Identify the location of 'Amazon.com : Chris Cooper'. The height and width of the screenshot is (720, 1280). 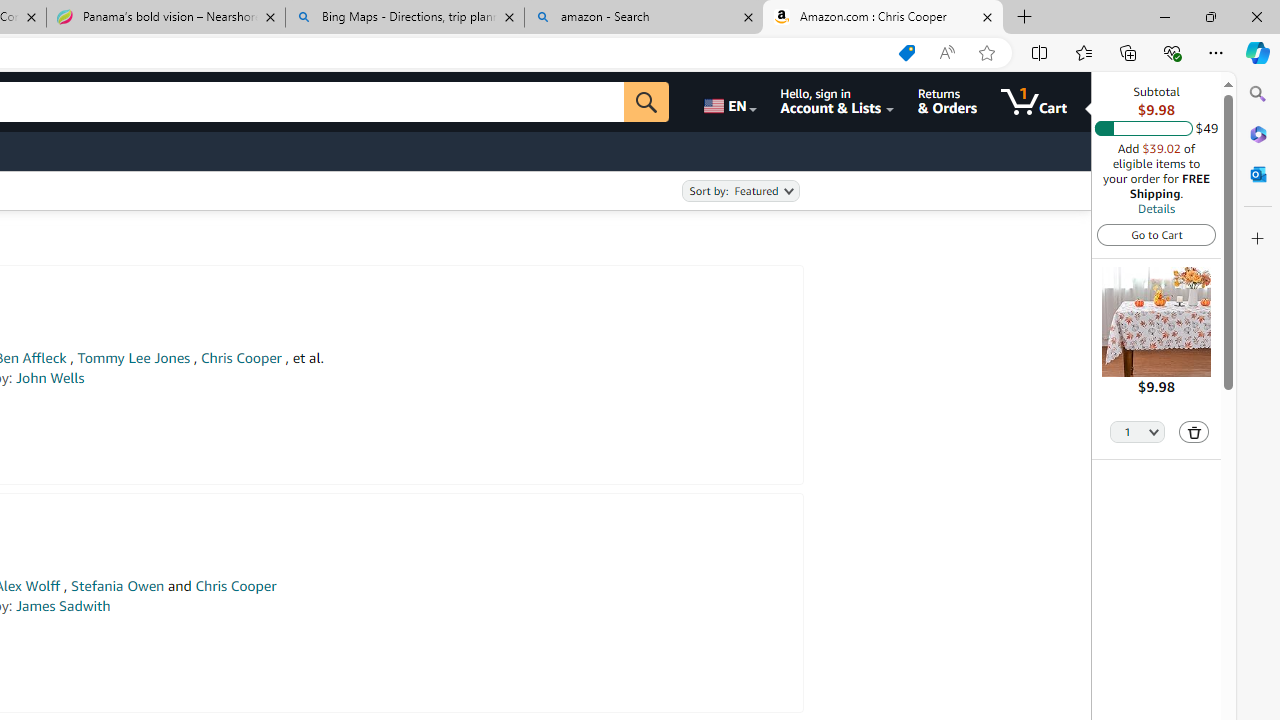
(882, 17).